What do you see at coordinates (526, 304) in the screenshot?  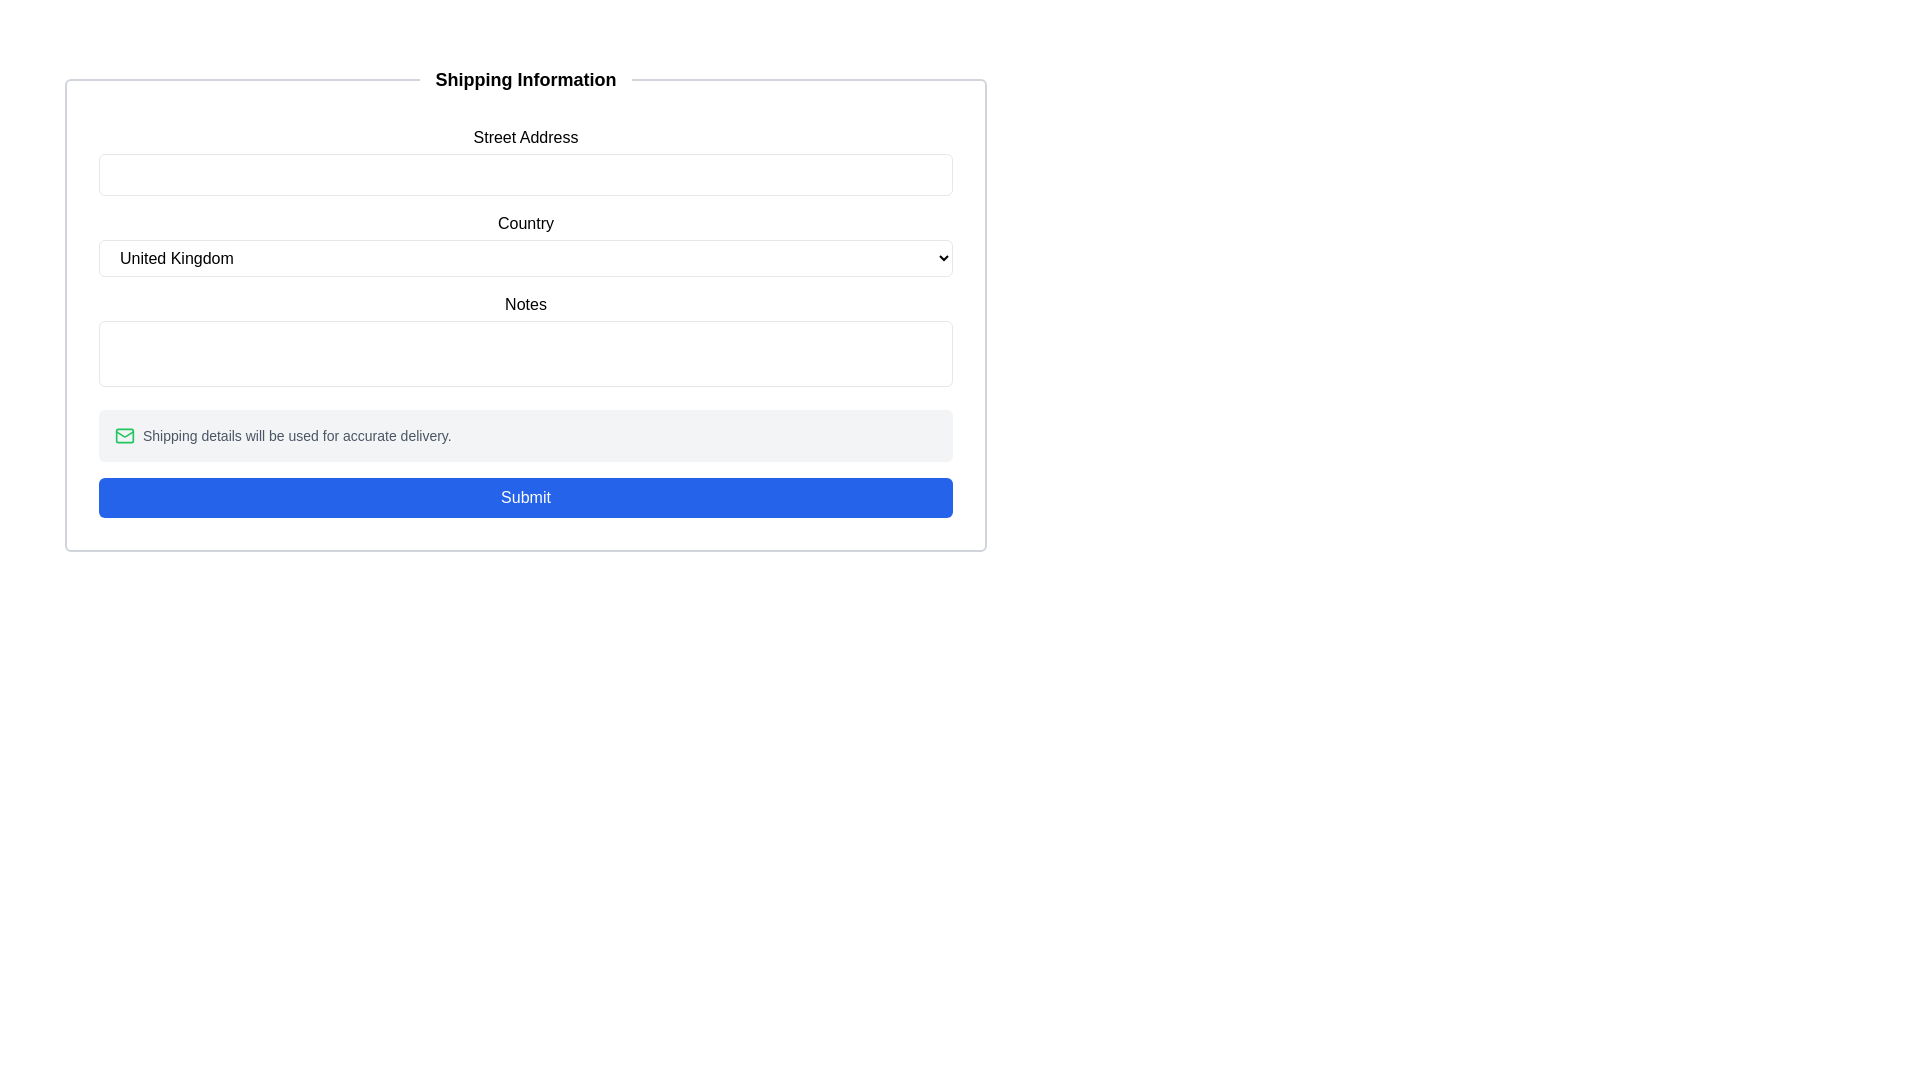 I see `the 'Notes' text label, which is positioned above the text area for user comments and slightly below the 'Country' dropdown` at bounding box center [526, 304].